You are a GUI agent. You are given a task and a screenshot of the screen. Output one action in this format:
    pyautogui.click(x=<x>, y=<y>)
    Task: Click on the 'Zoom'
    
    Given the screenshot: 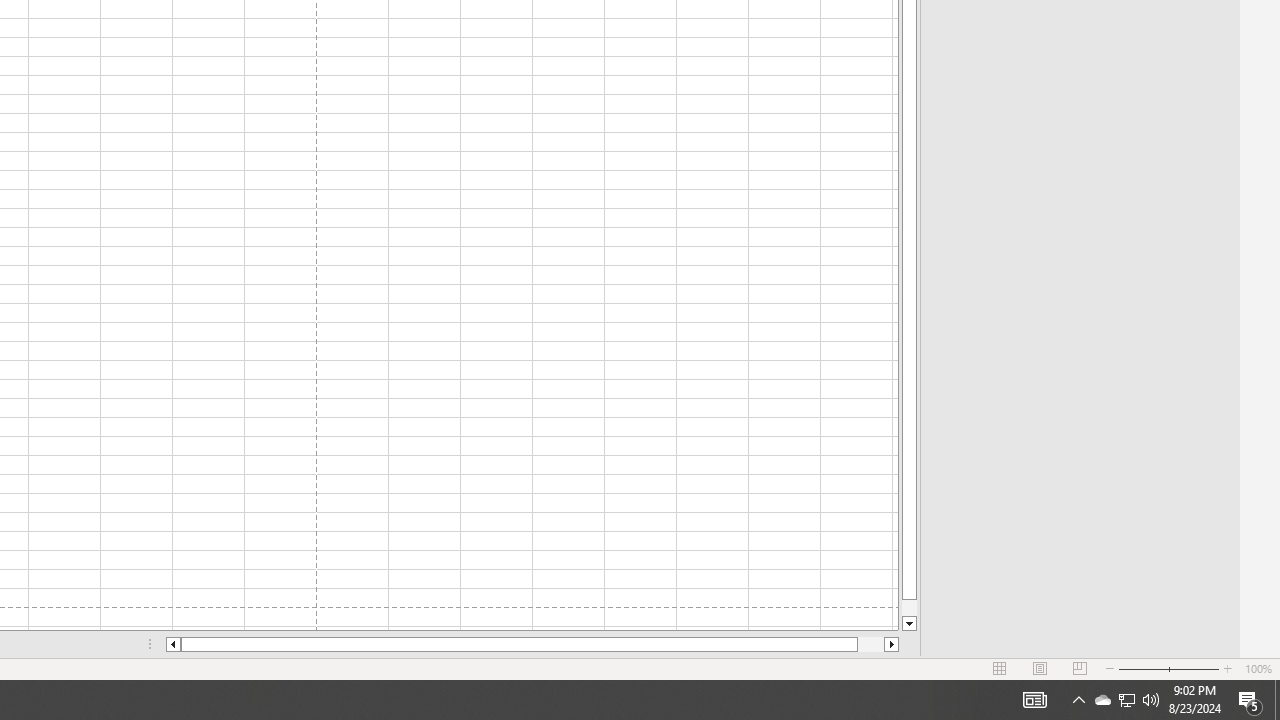 What is the action you would take?
    pyautogui.click(x=1168, y=669)
    